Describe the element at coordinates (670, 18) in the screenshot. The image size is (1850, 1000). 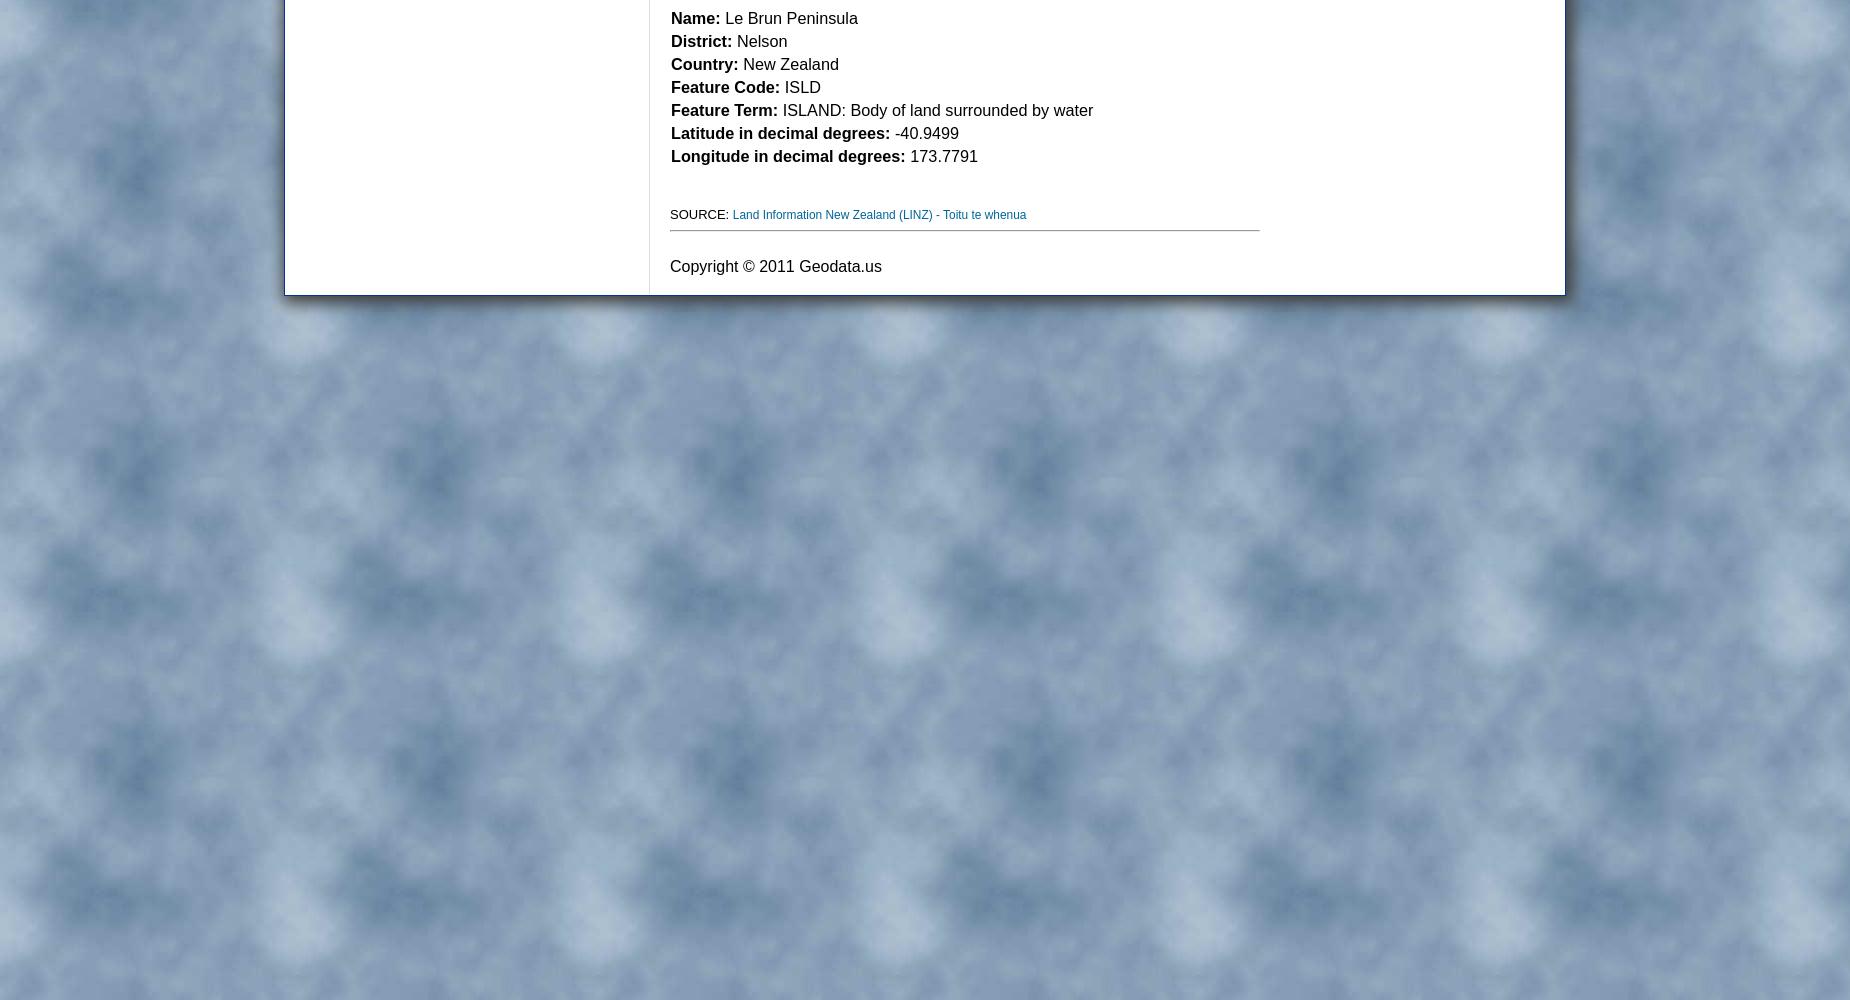
I see `'Name:'` at that location.